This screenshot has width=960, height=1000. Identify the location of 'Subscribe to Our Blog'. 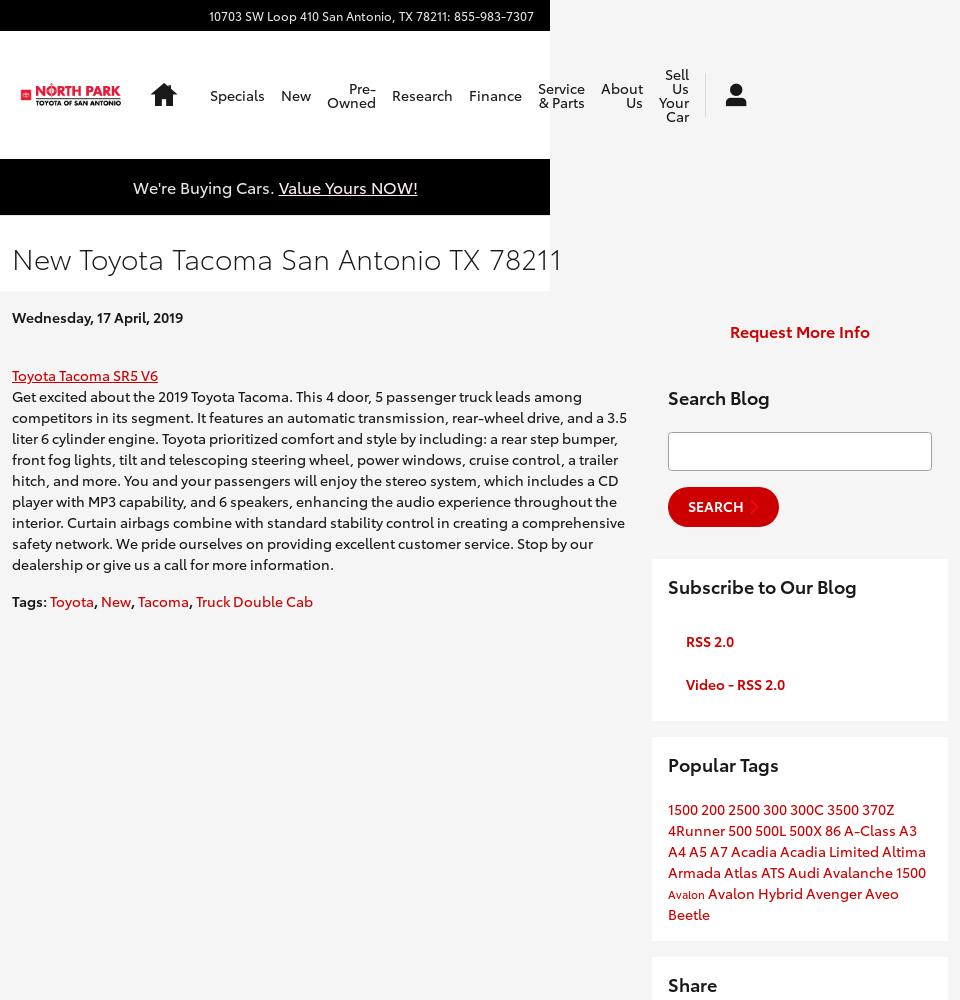
(761, 584).